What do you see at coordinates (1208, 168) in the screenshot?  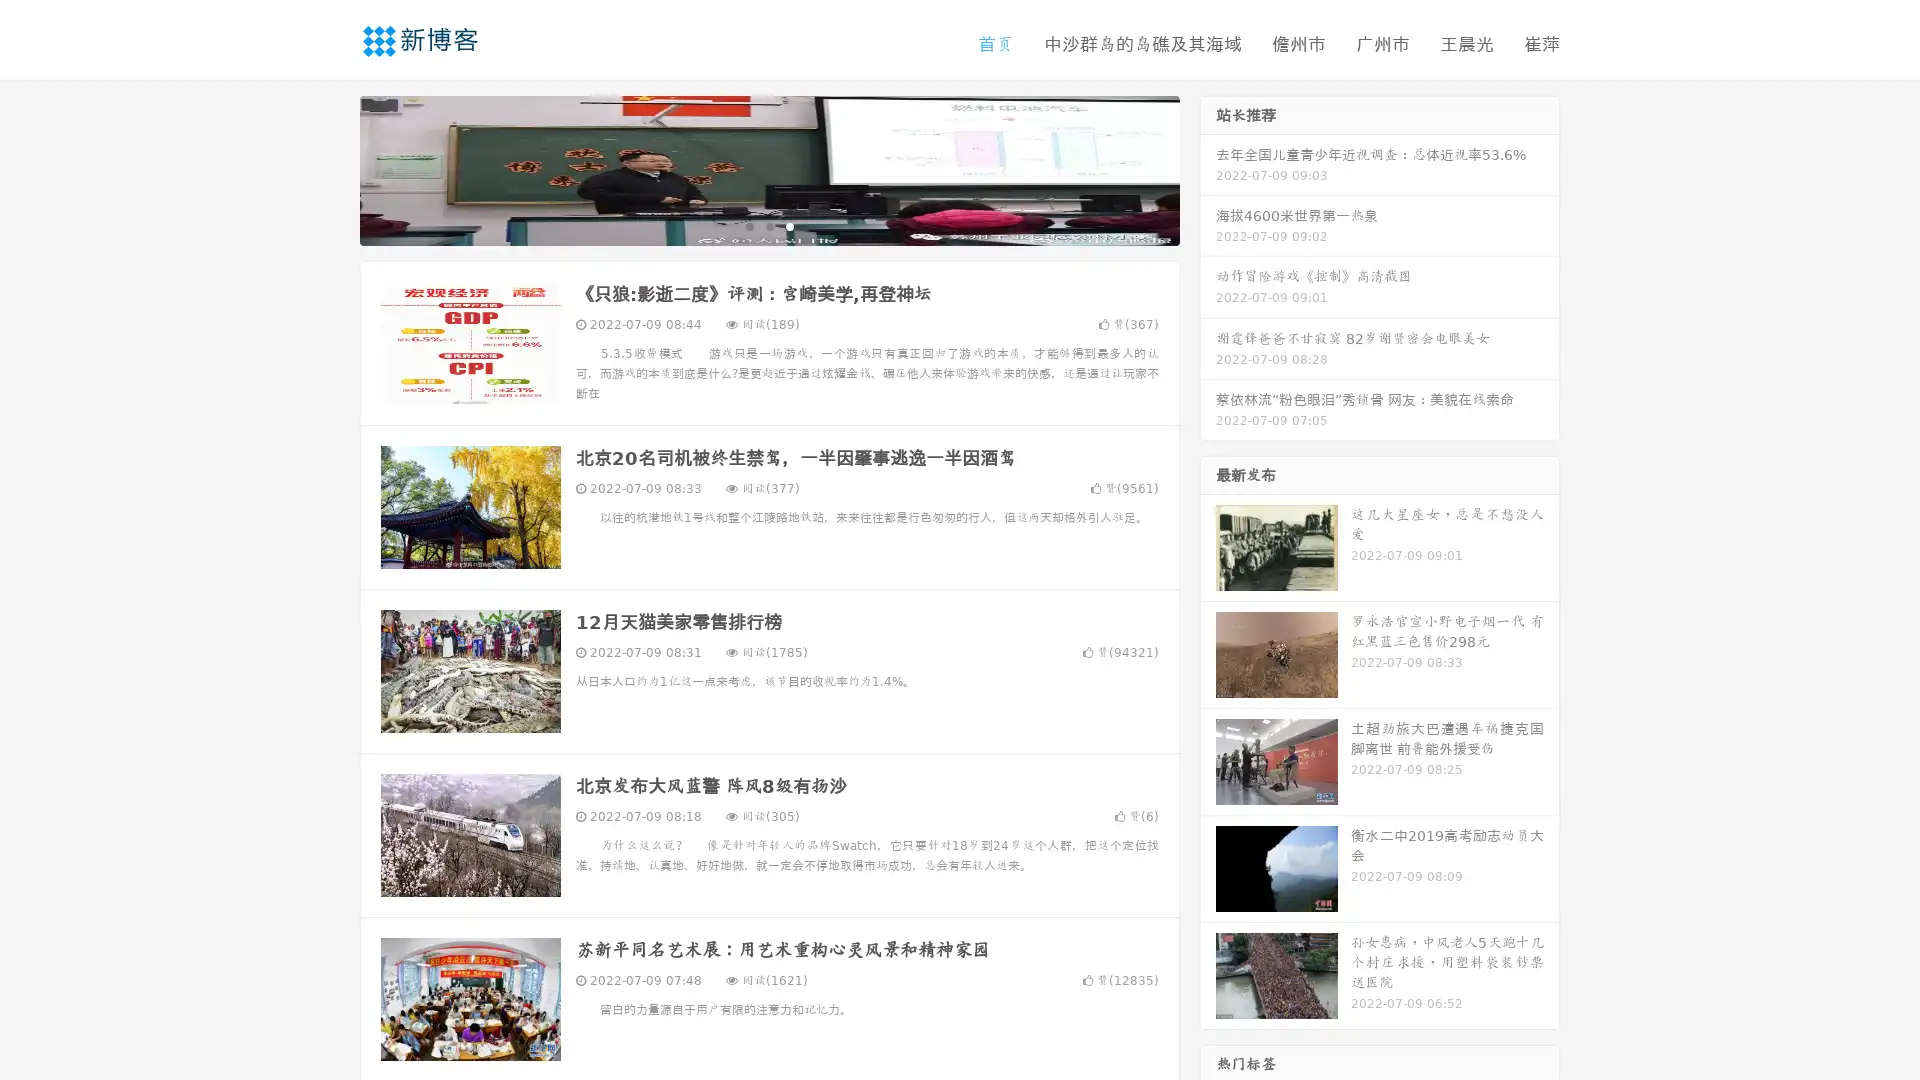 I see `Next slide` at bounding box center [1208, 168].